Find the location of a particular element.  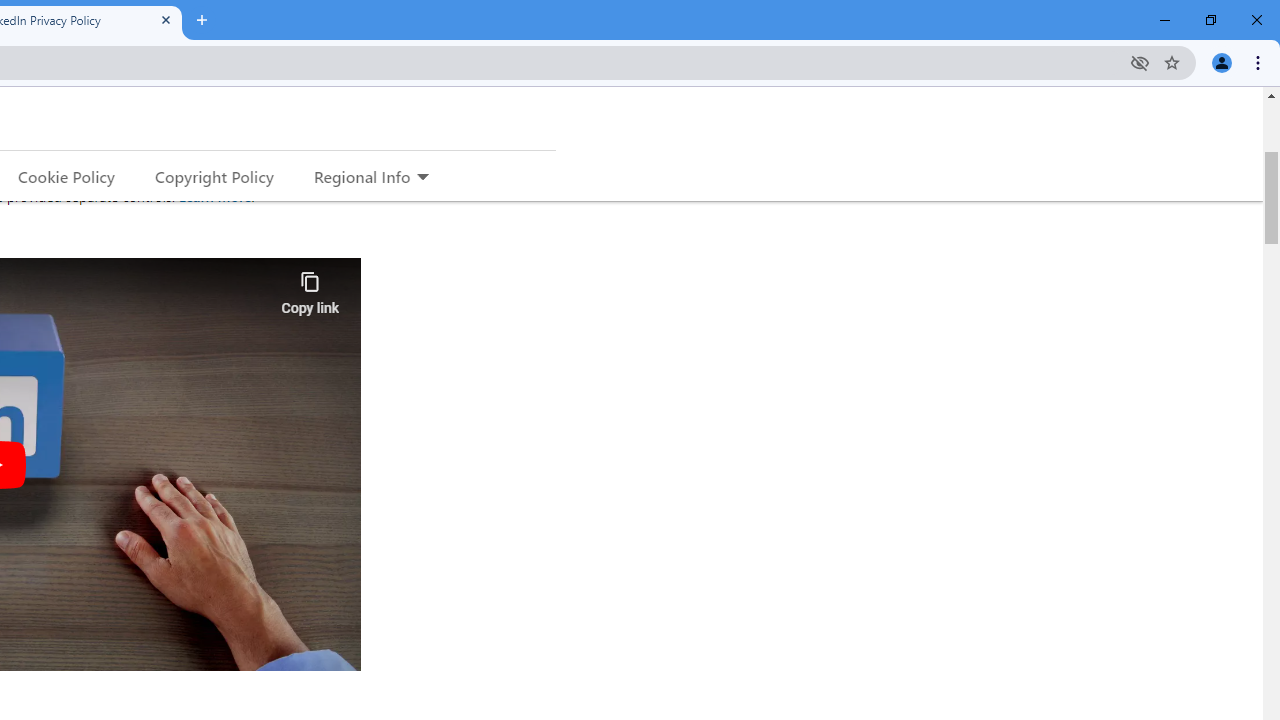

'Expand to show more links for Regional Info' is located at coordinates (421, 177).